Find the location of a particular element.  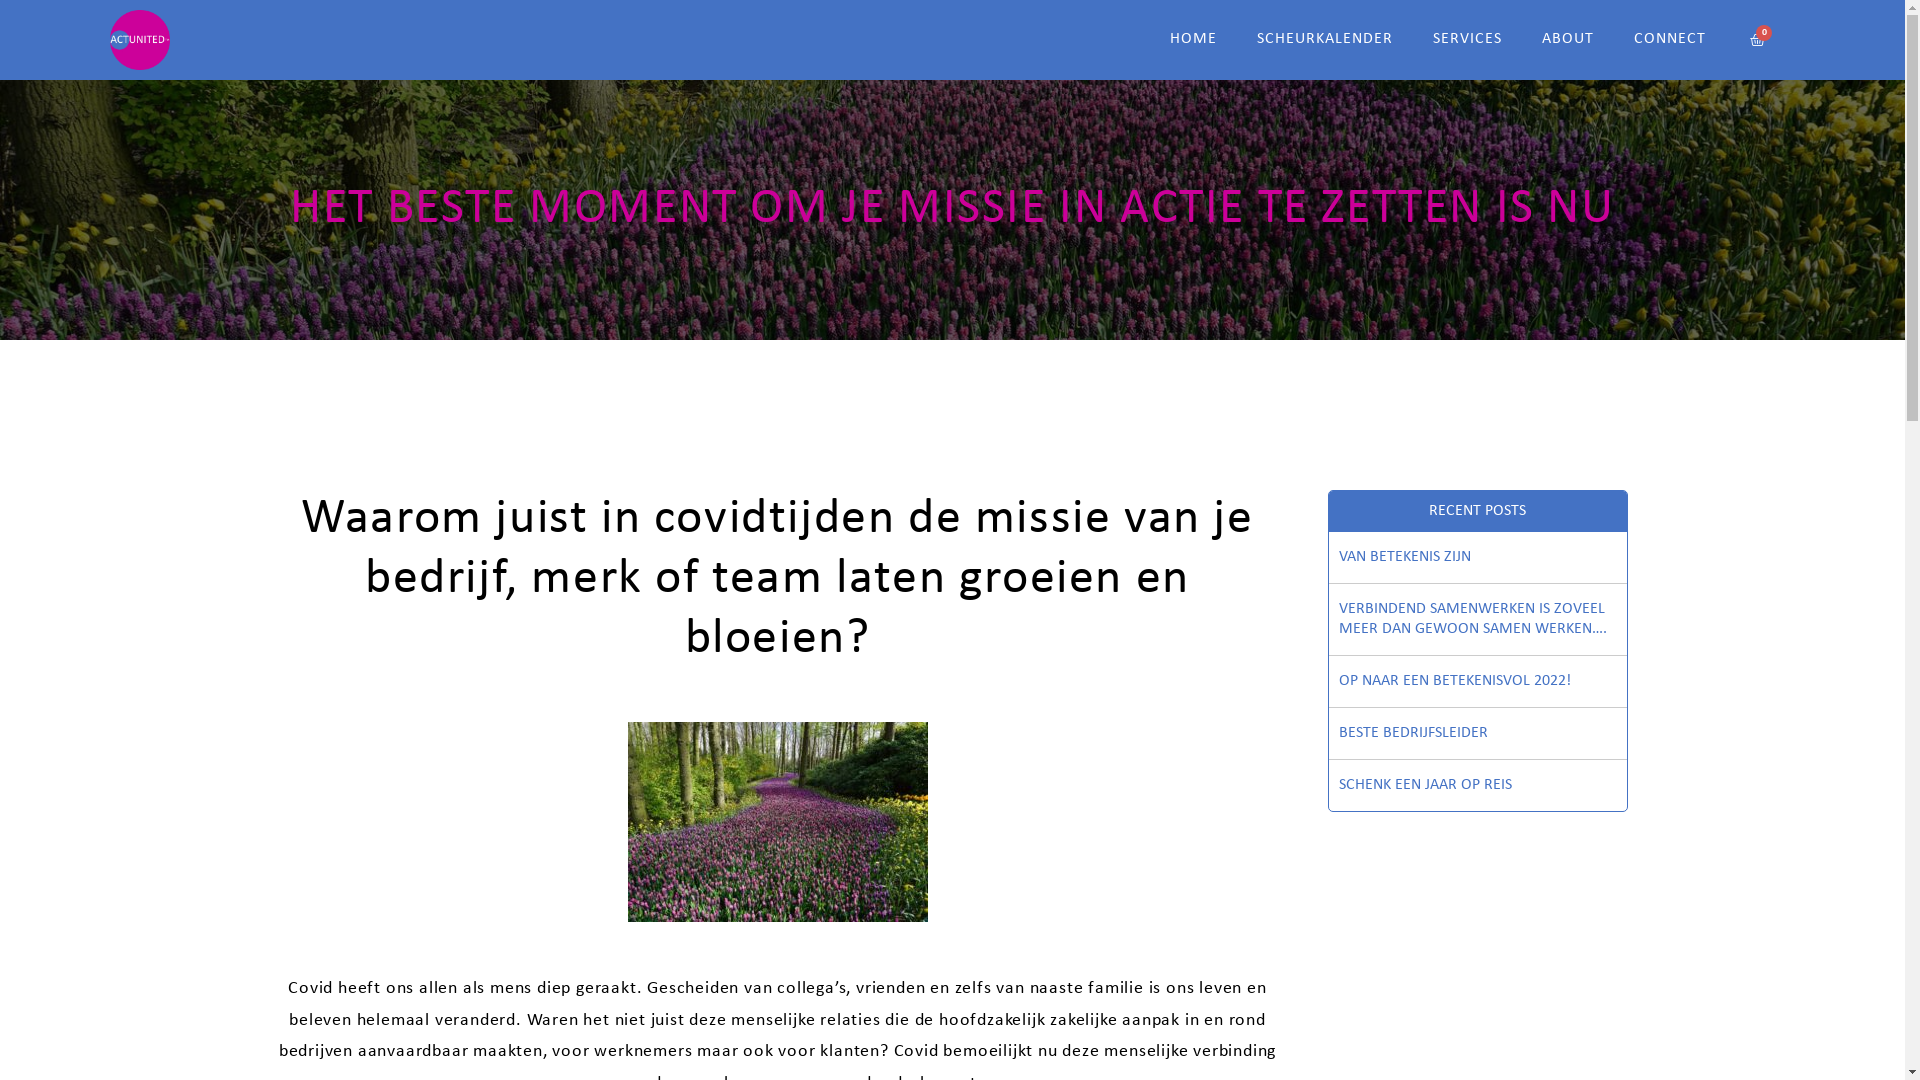

'HOME' is located at coordinates (1193, 39).